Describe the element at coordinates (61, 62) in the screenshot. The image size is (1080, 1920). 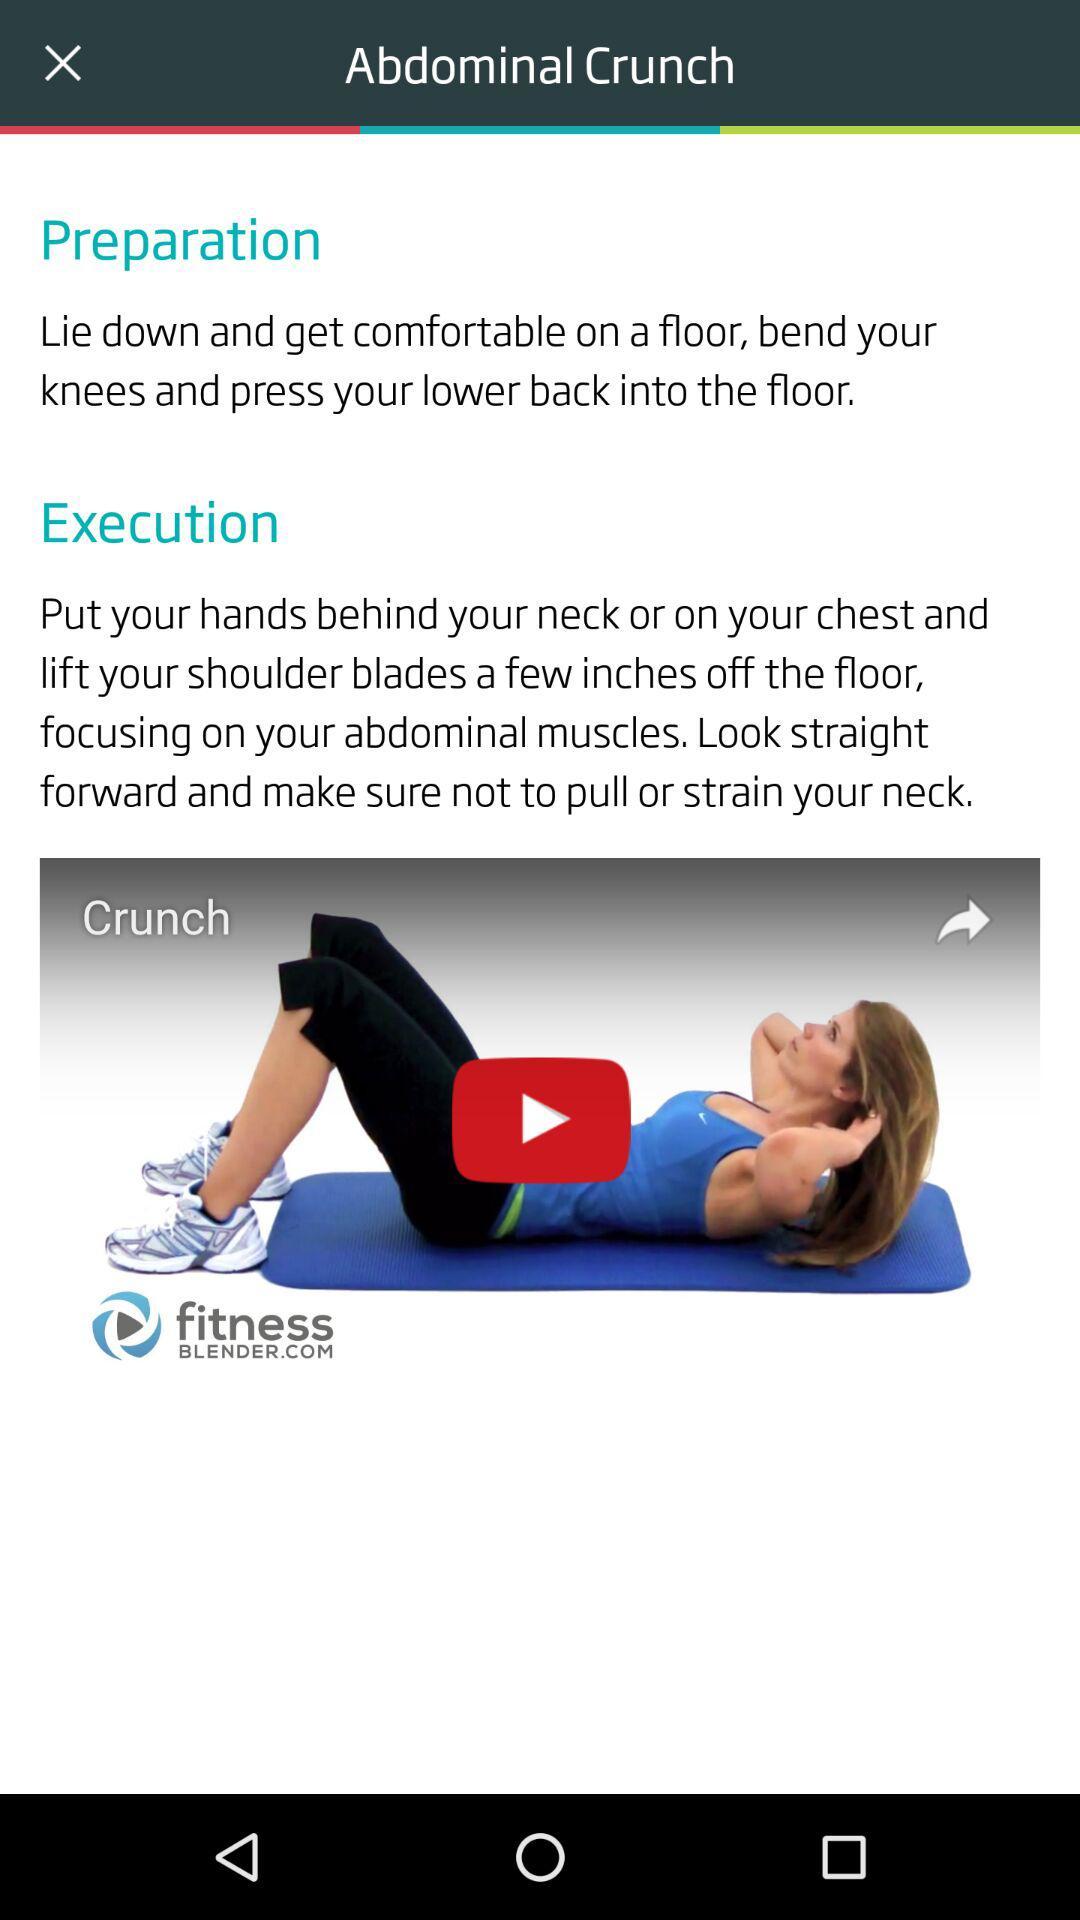
I see `the close icon` at that location.